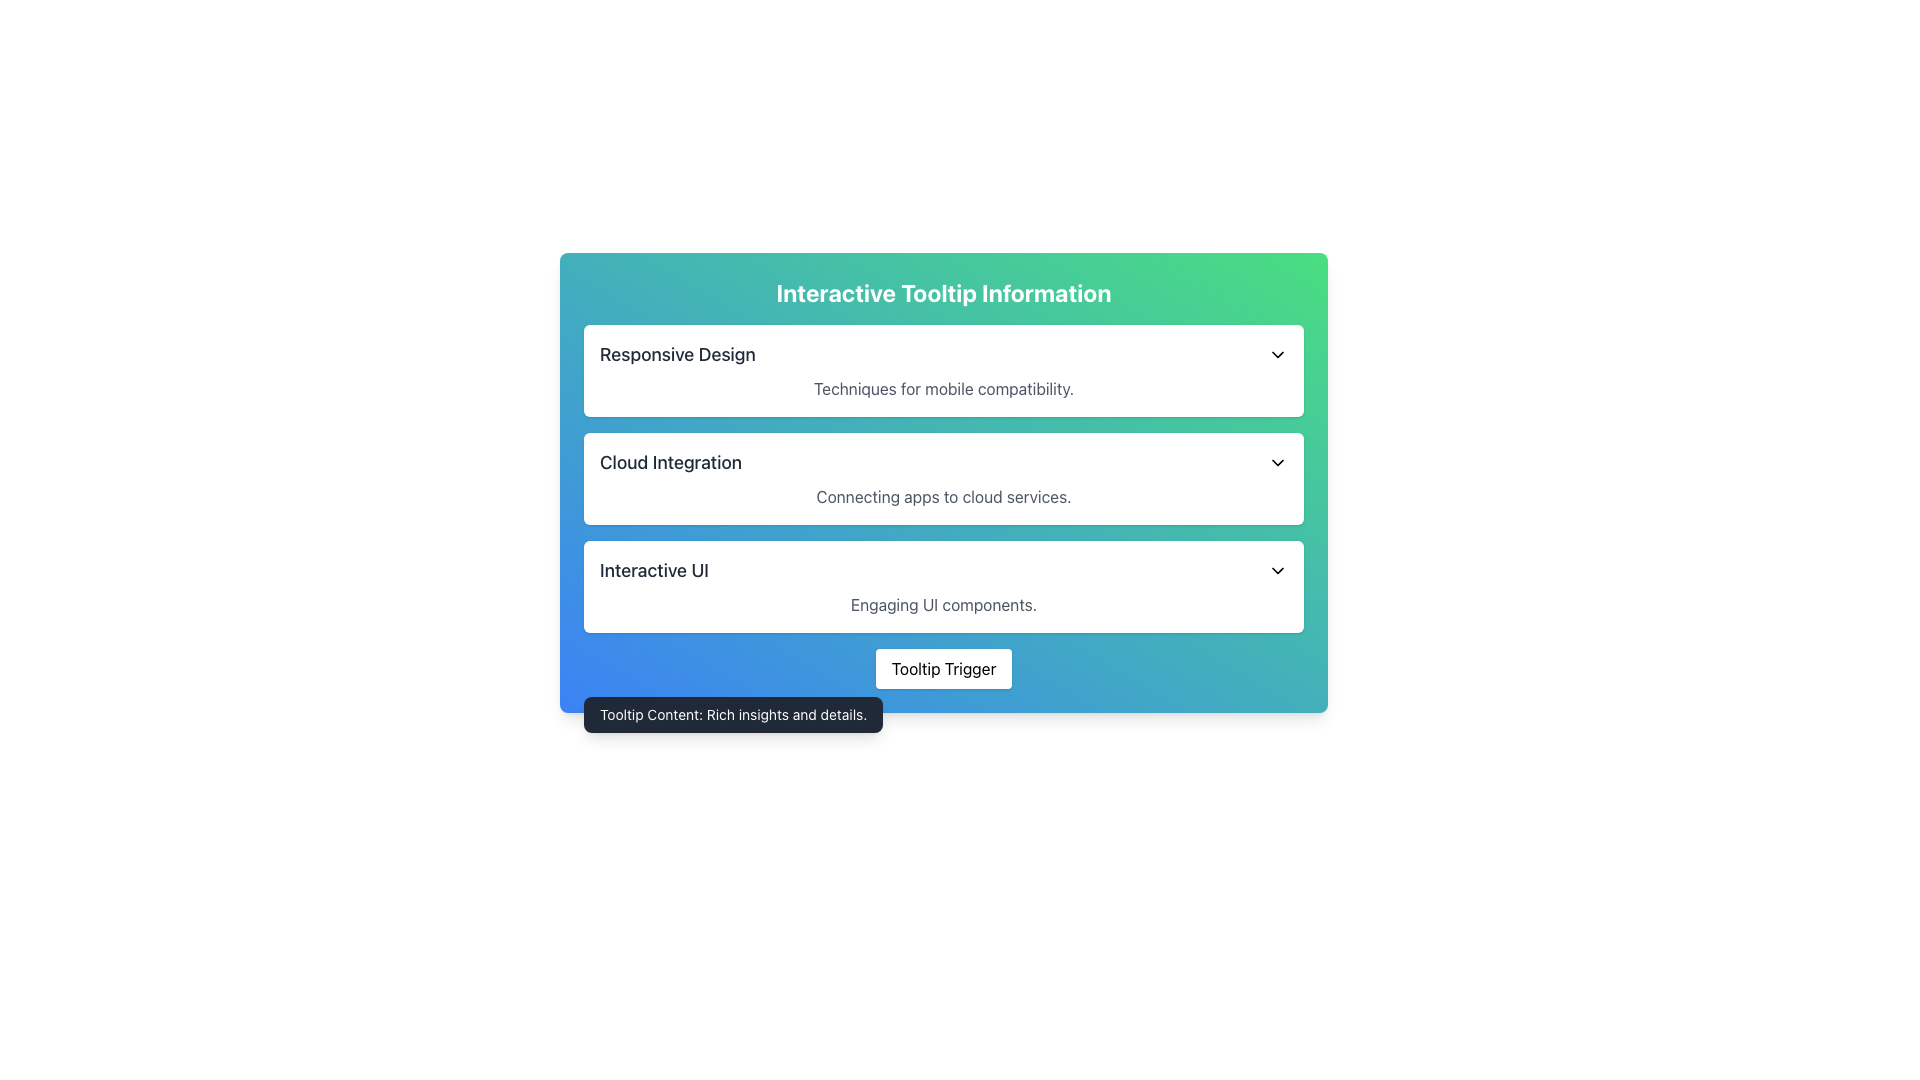 The image size is (1920, 1080). What do you see at coordinates (1276, 570) in the screenshot?
I see `the downward-facing chevron icon located to the right of the 'Interactive UI' label` at bounding box center [1276, 570].